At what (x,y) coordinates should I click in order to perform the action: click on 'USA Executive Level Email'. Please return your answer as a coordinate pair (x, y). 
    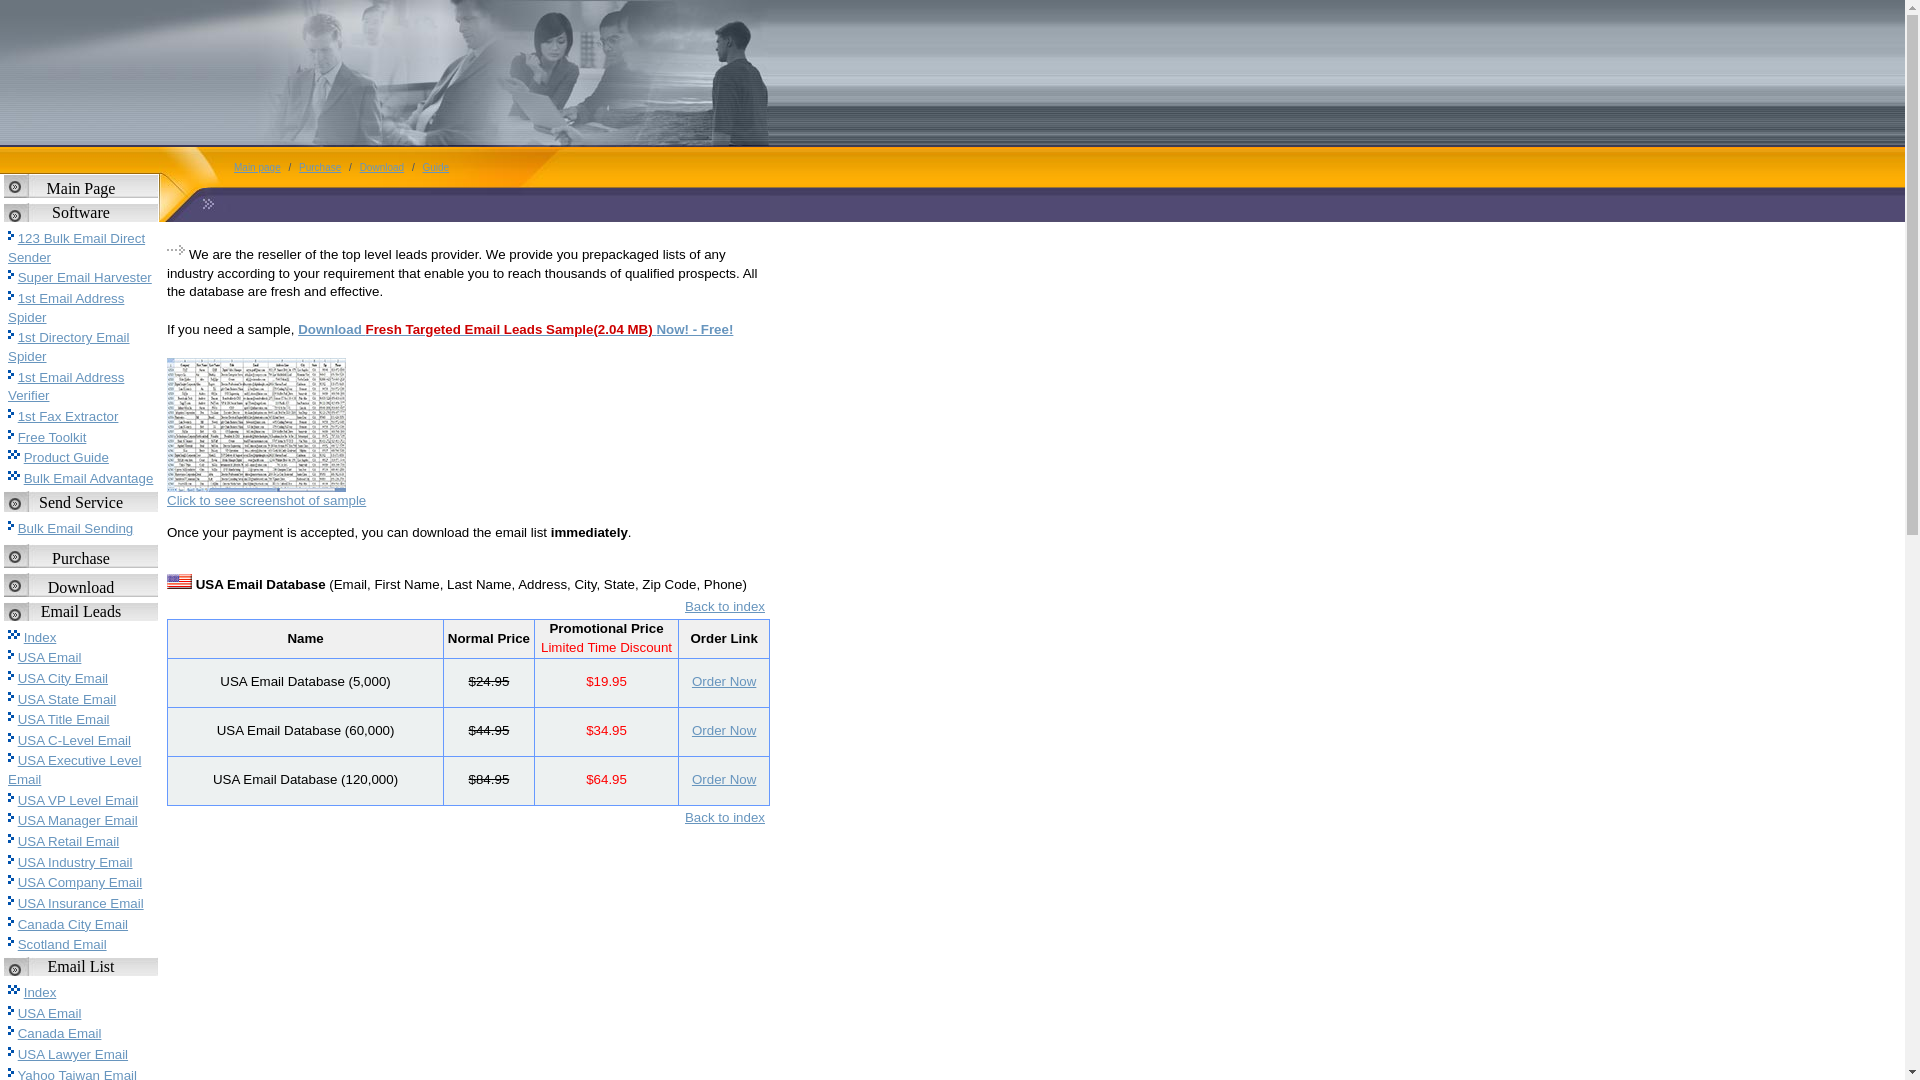
    Looking at the image, I should click on (8, 769).